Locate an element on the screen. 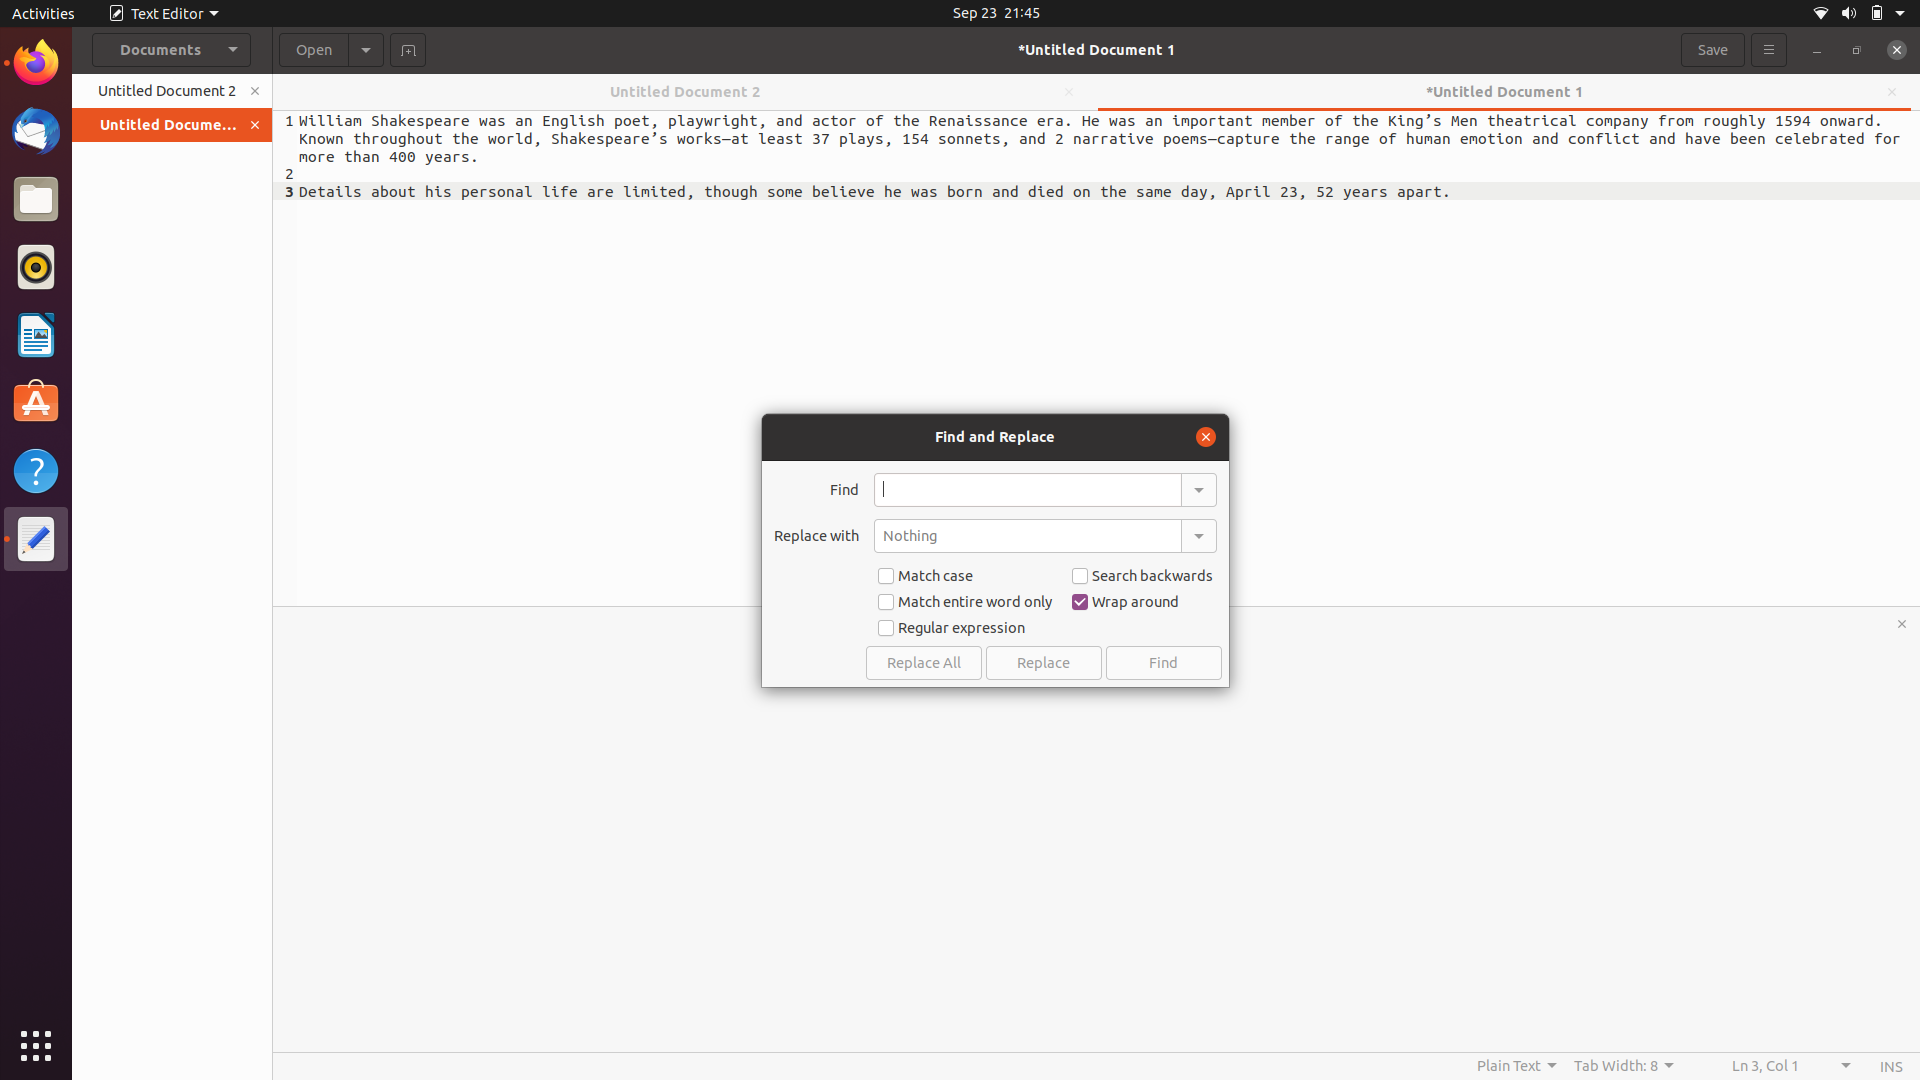  Close the search and replace box and minimize the document is located at coordinates (1203, 434).